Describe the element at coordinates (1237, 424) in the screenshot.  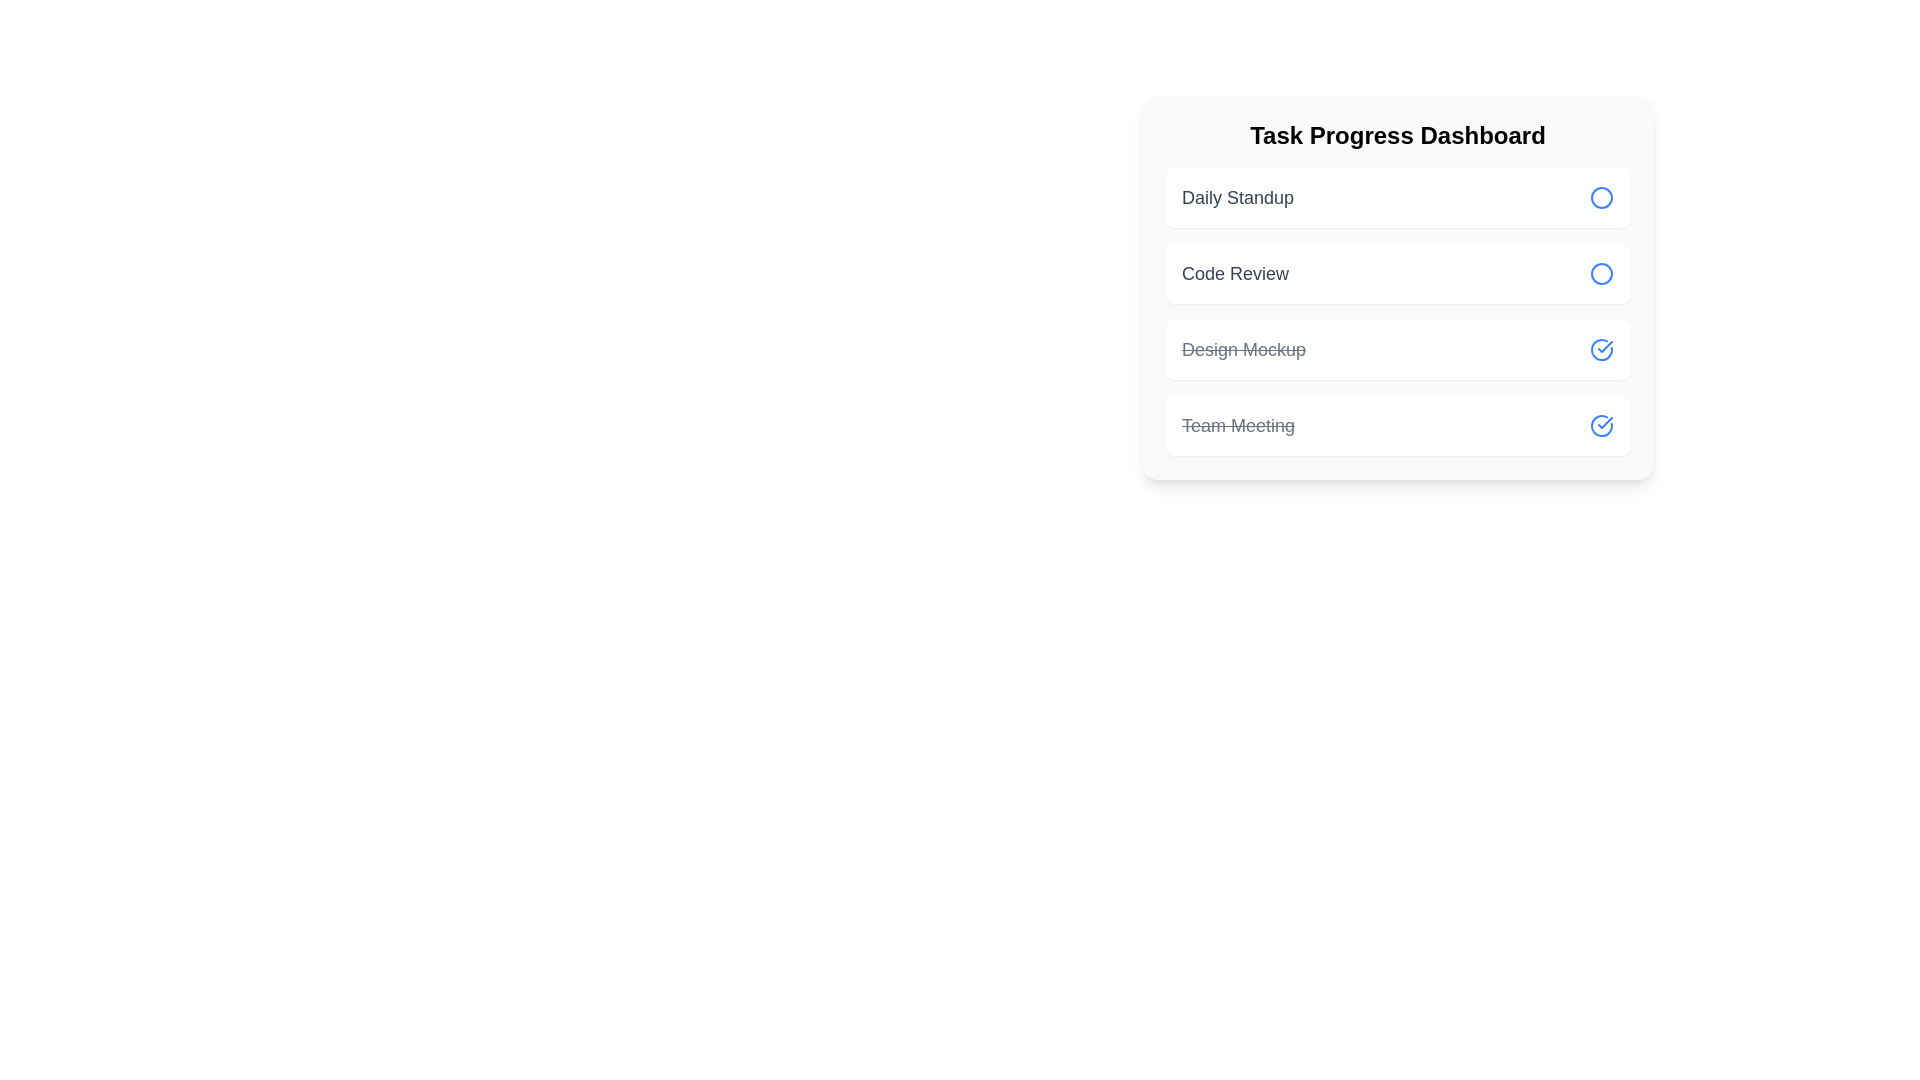
I see `the completed task text label 'Team Meeting' which is marked with a strikethrough style and is located at the bottom of the task list` at that location.